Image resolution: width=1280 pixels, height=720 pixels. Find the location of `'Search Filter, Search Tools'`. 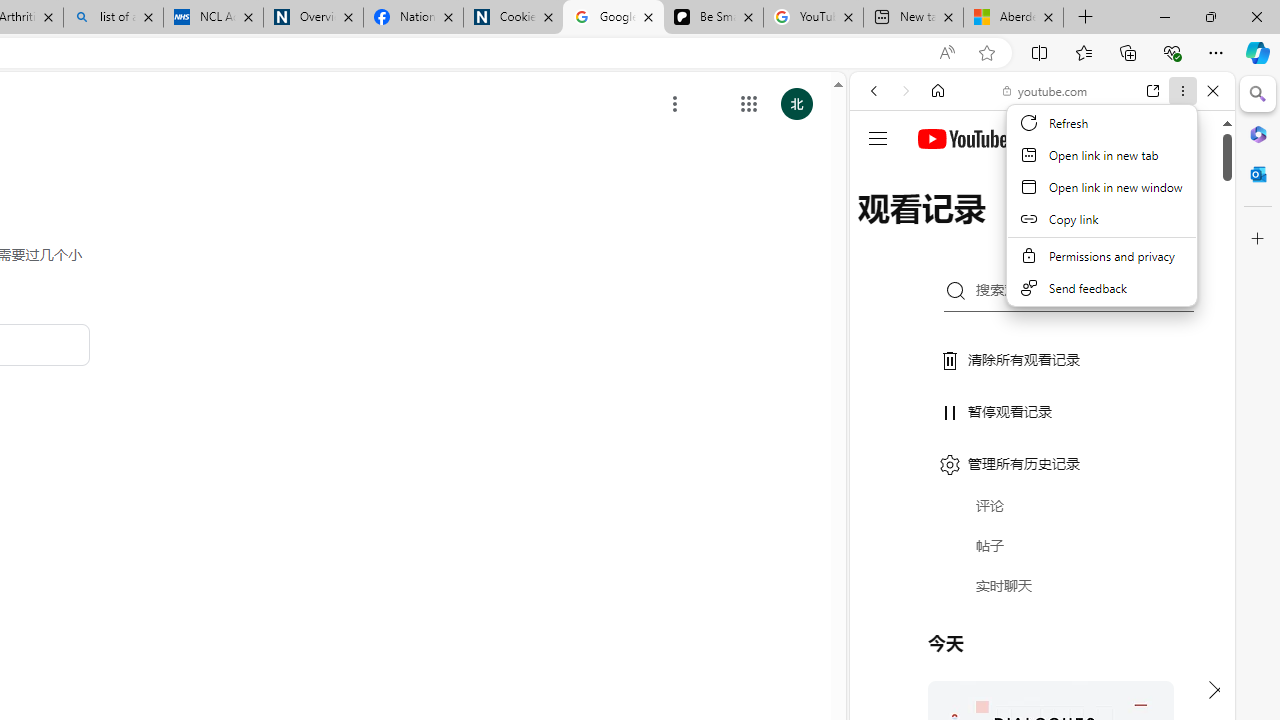

'Search Filter, Search Tools' is located at coordinates (1092, 227).